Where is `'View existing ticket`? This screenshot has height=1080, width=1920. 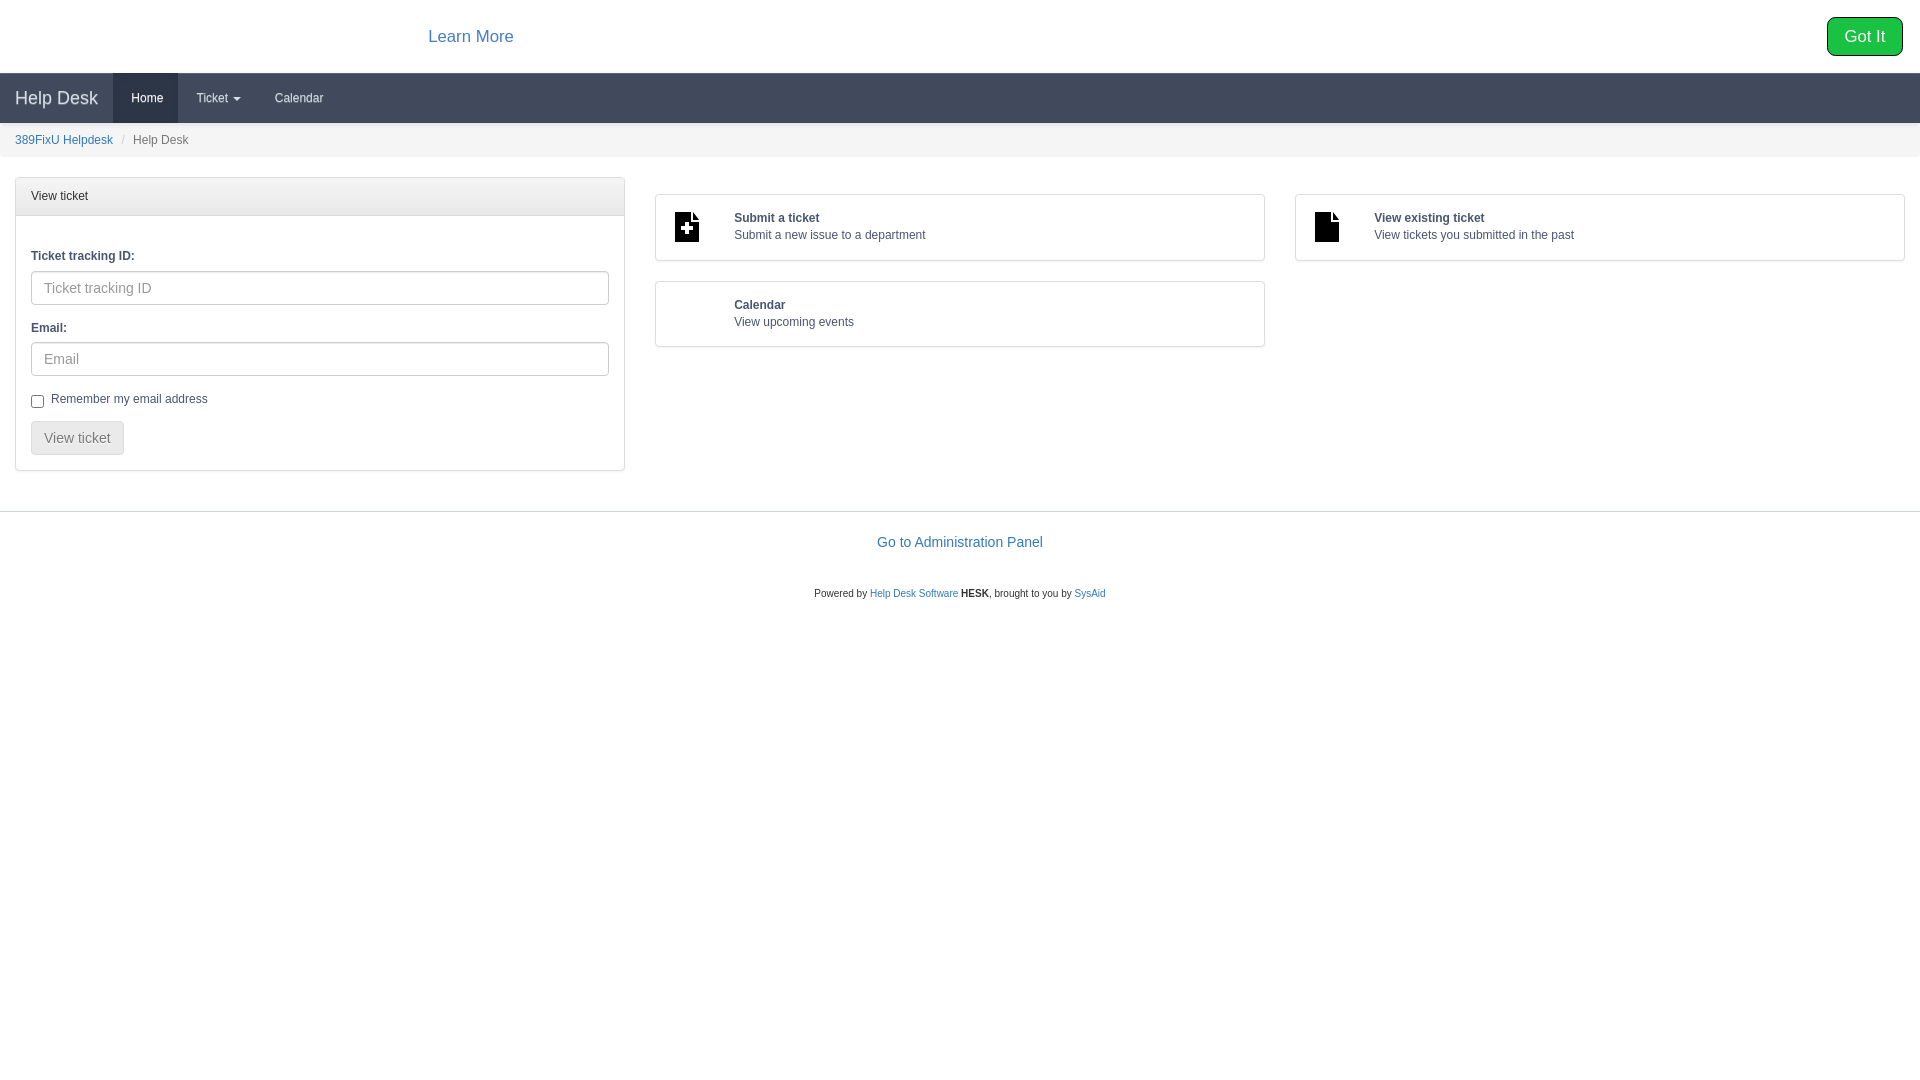 'View existing ticket is located at coordinates (1598, 226).